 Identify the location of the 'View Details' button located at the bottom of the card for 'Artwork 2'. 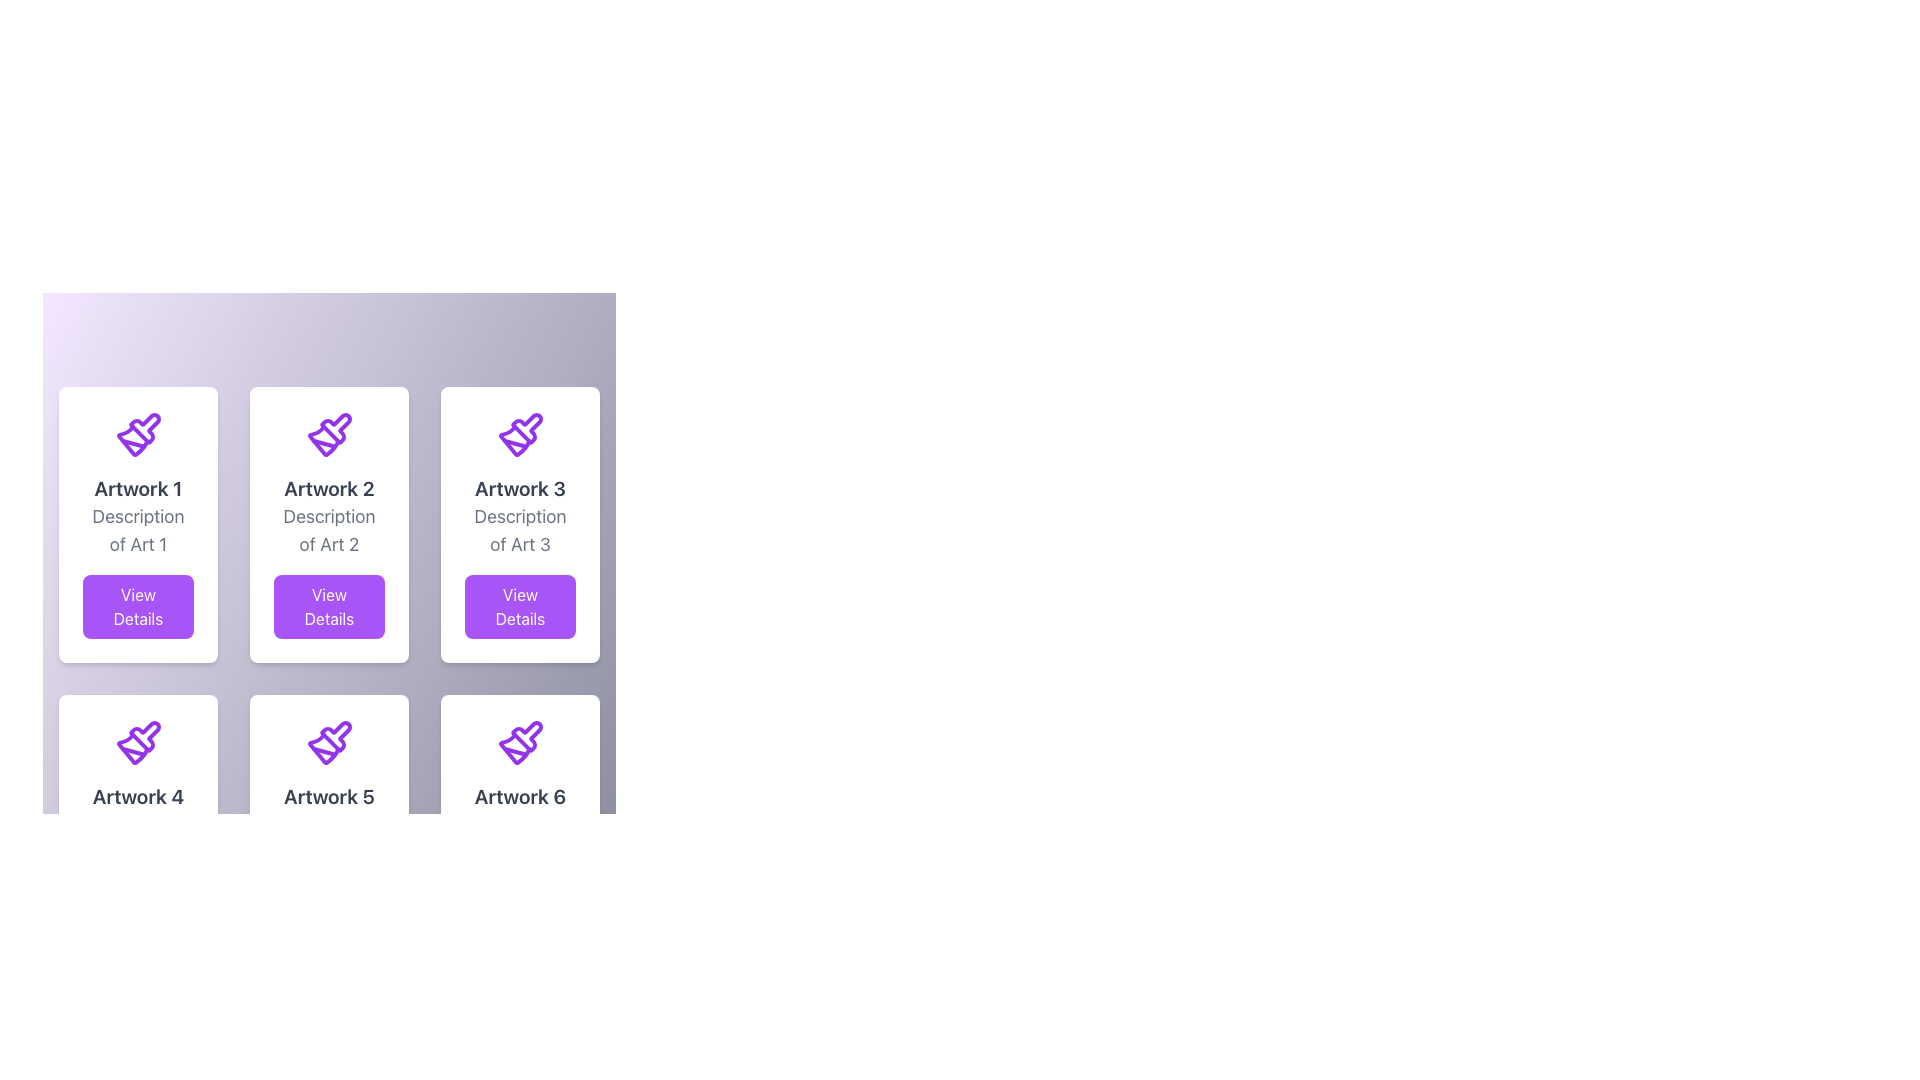
(329, 605).